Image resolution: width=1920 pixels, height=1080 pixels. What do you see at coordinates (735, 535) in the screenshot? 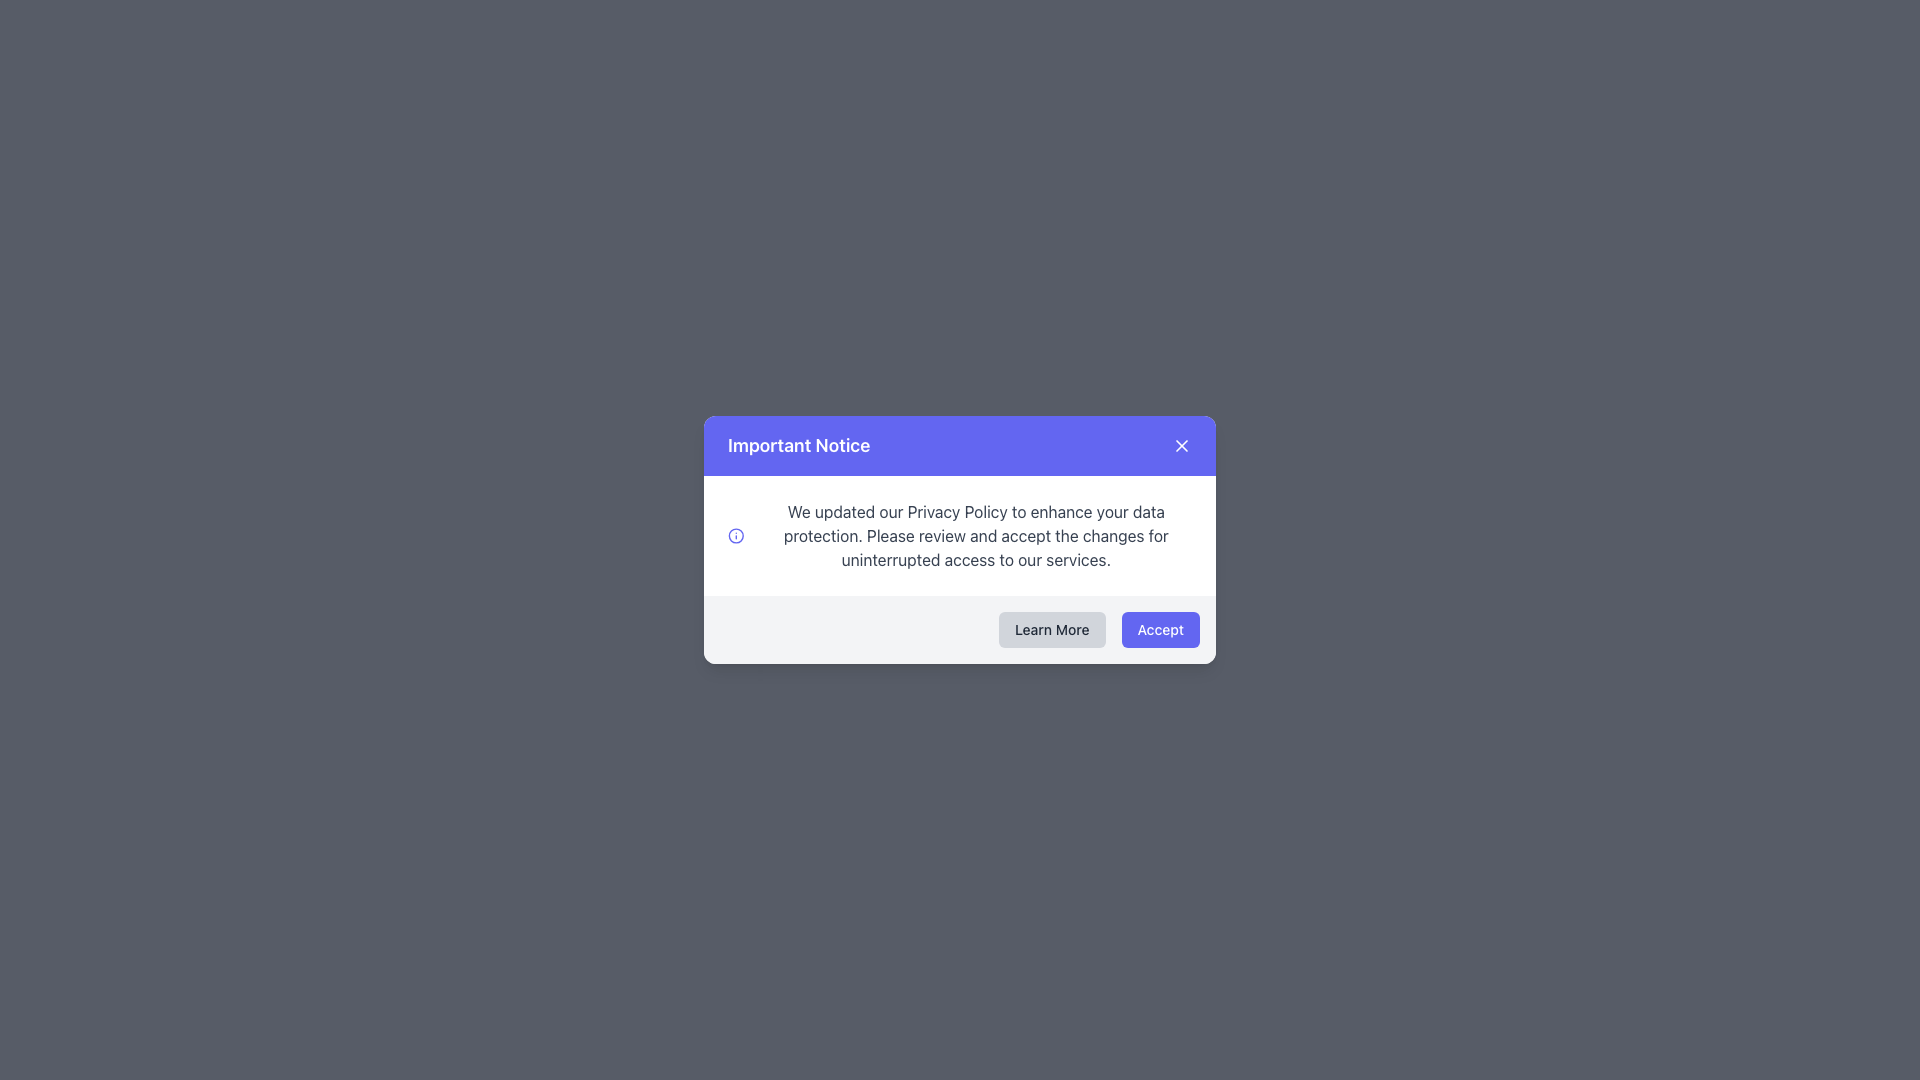
I see `the central circular graphic component of the 'info' icon, which is styled with the 'lucide-info' class and located at the top center of the dialog box` at bounding box center [735, 535].